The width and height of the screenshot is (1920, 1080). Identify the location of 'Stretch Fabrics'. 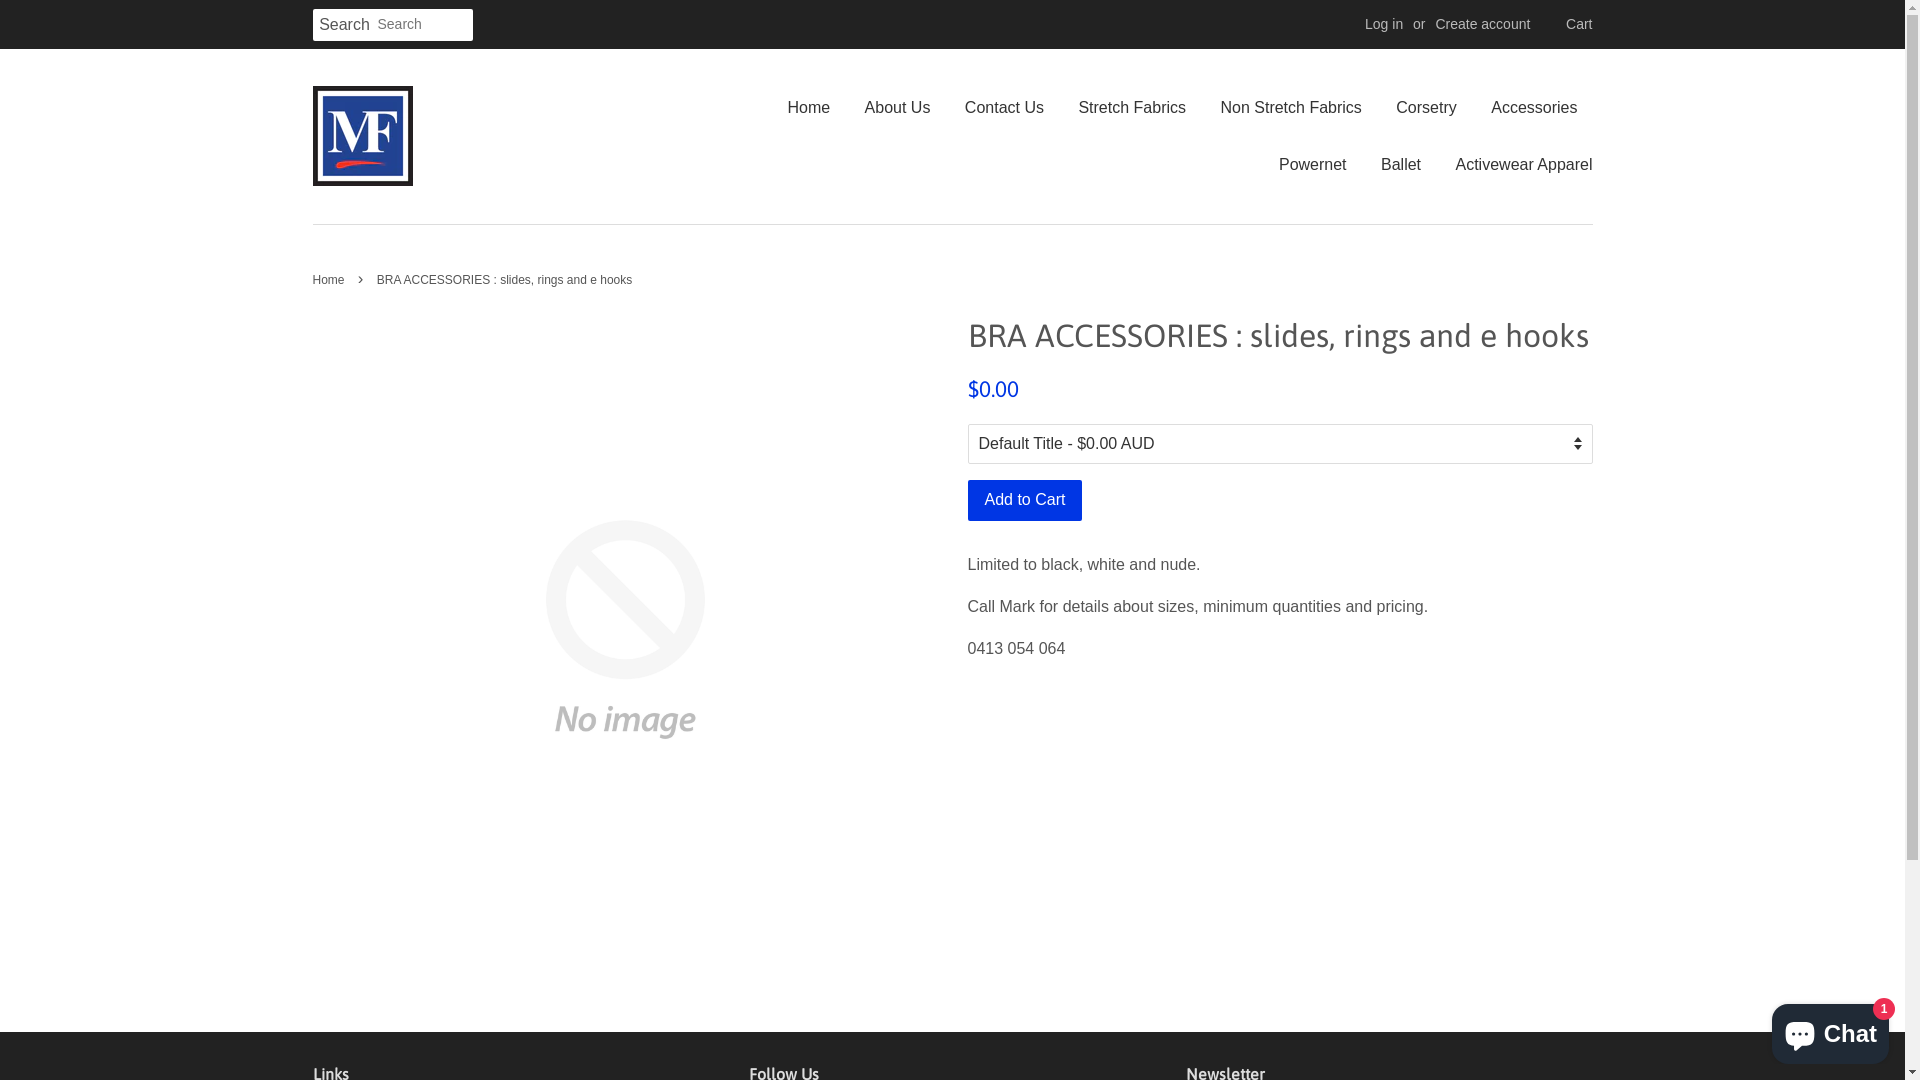
(1061, 107).